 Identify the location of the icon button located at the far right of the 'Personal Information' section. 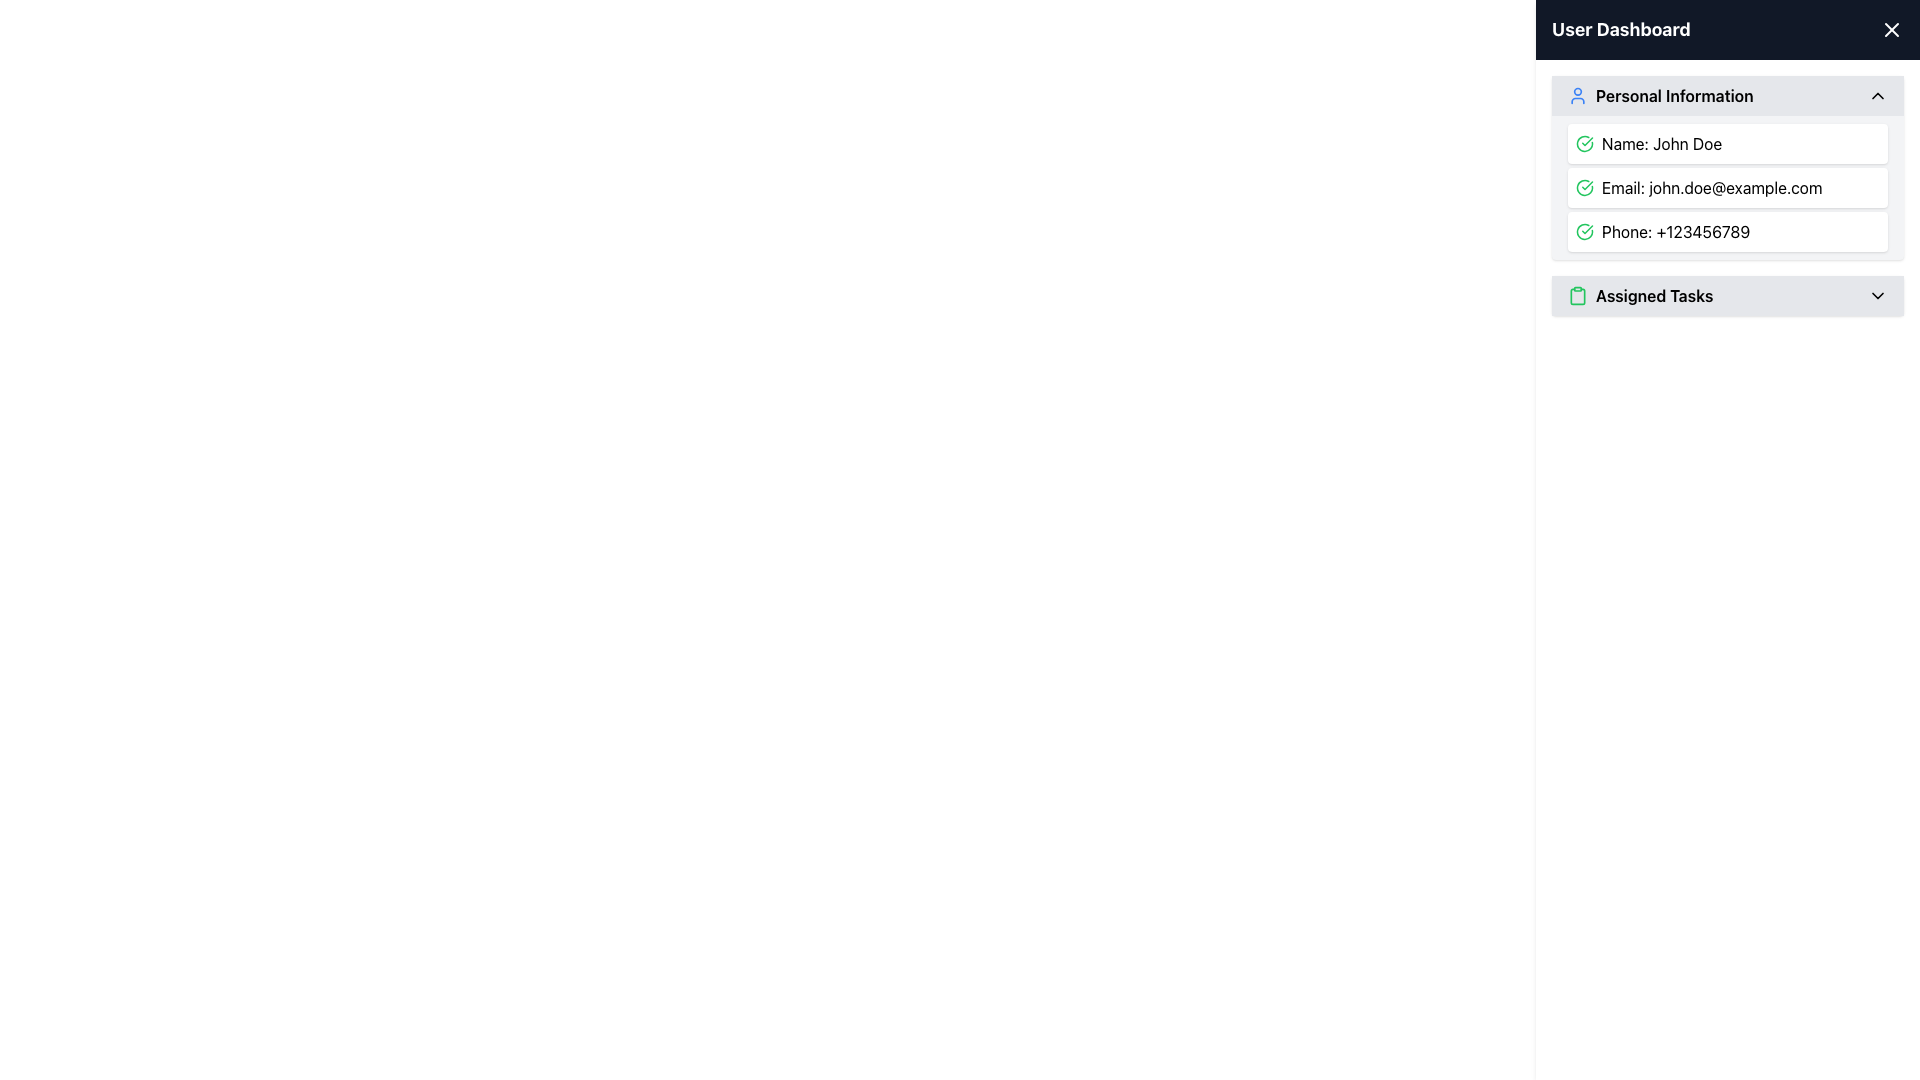
(1876, 96).